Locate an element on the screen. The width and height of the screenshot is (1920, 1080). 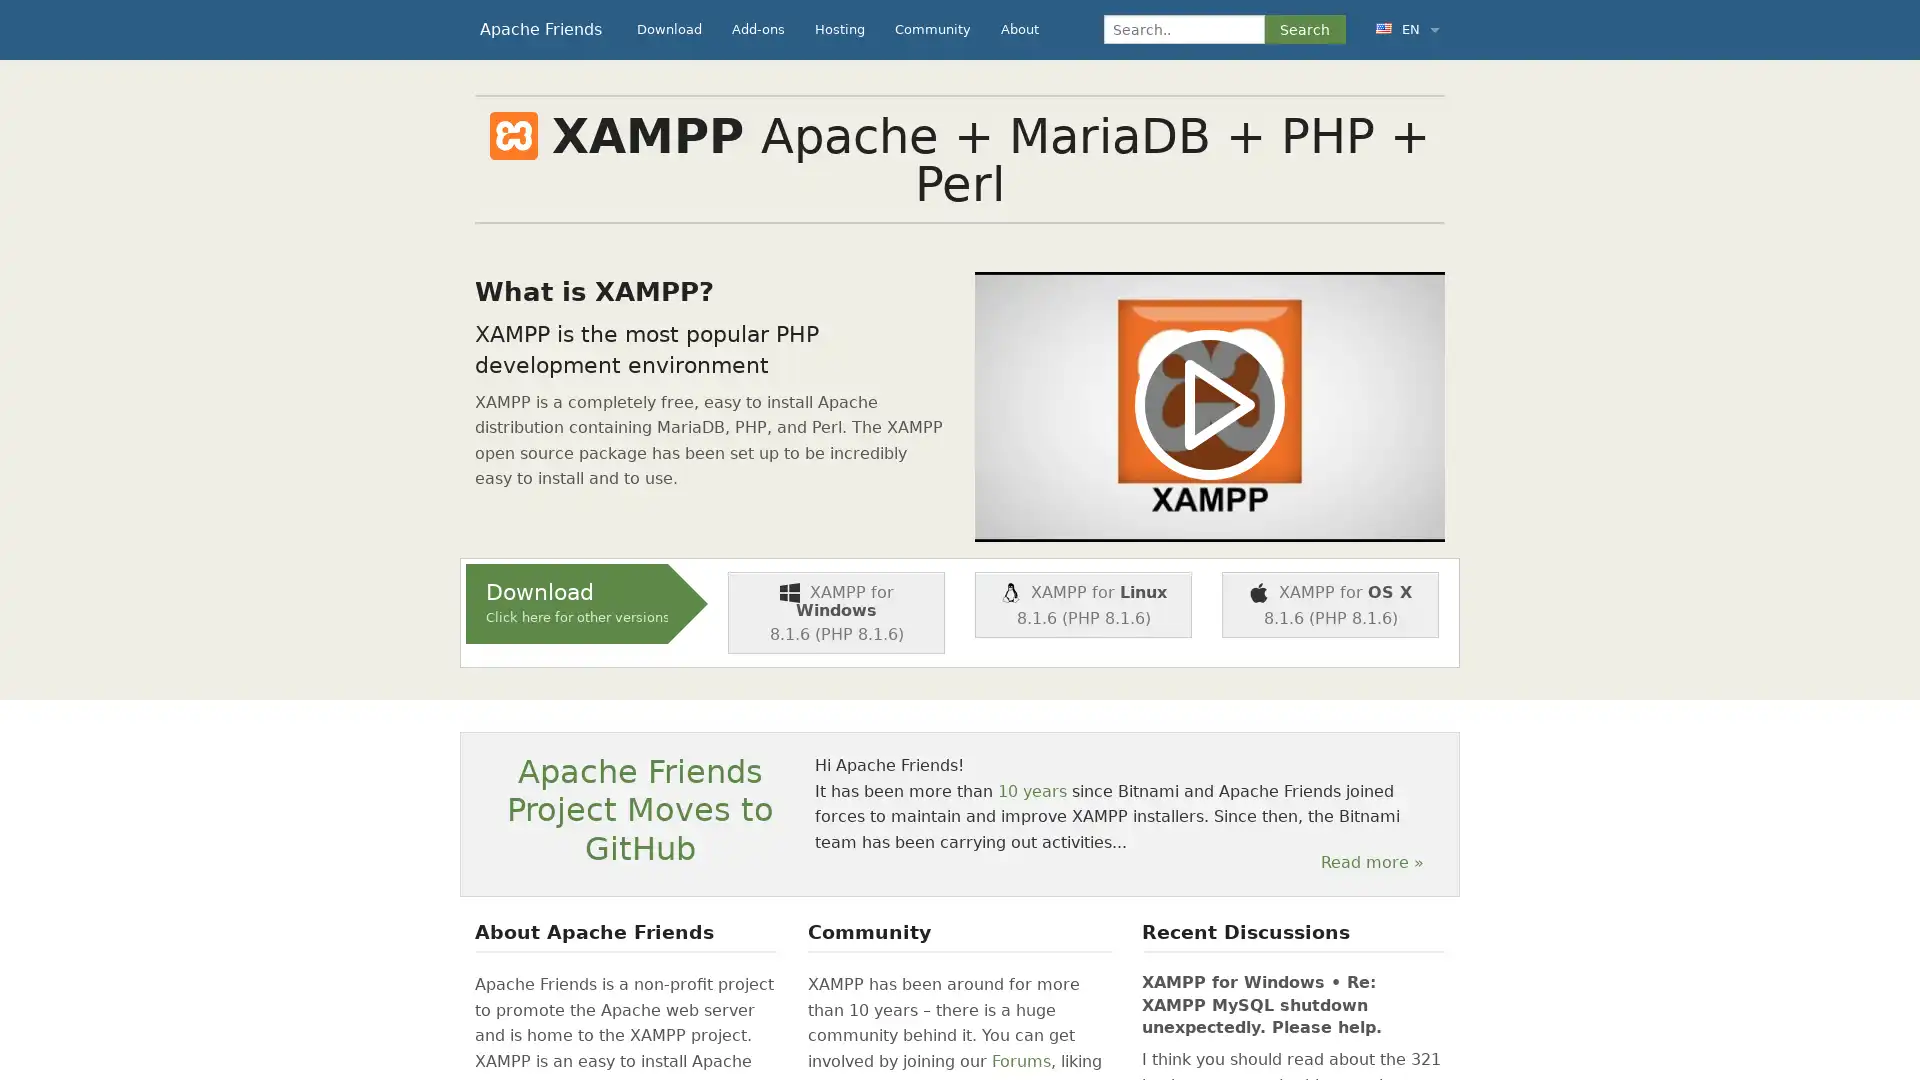
Search is located at coordinates (1304, 29).